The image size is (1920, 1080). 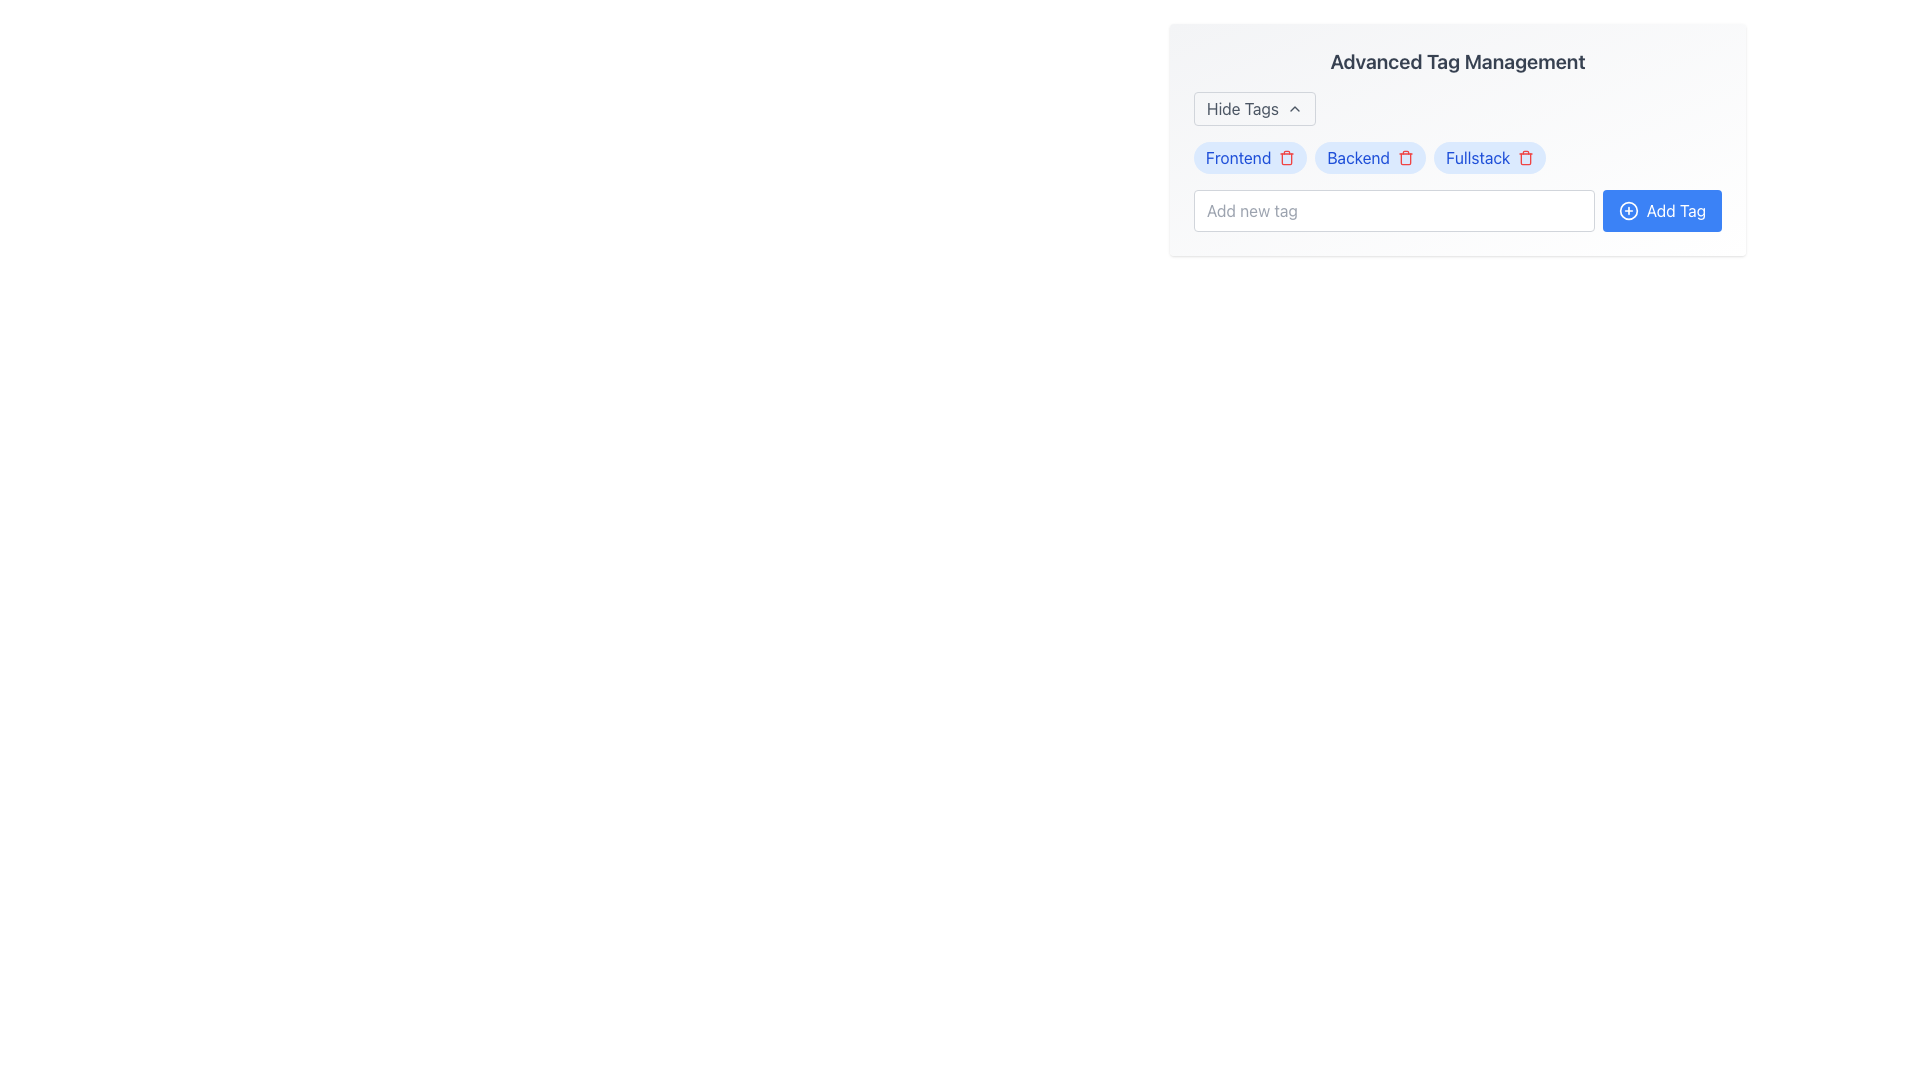 What do you see at coordinates (1242, 108) in the screenshot?
I see `the first text label in the 'Advanced Tag Management' section, which describes the action of toggling the visibility of tags` at bounding box center [1242, 108].